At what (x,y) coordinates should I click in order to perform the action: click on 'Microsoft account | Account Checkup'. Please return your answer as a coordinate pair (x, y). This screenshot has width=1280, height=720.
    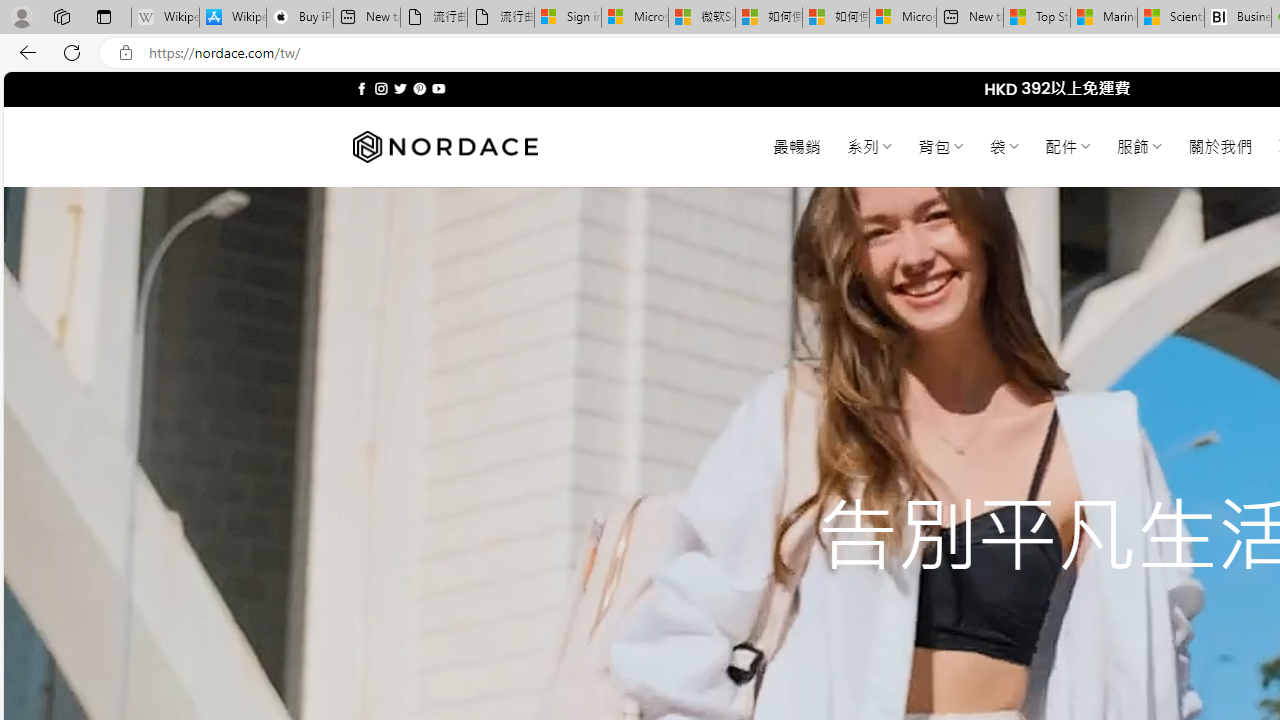
    Looking at the image, I should click on (902, 17).